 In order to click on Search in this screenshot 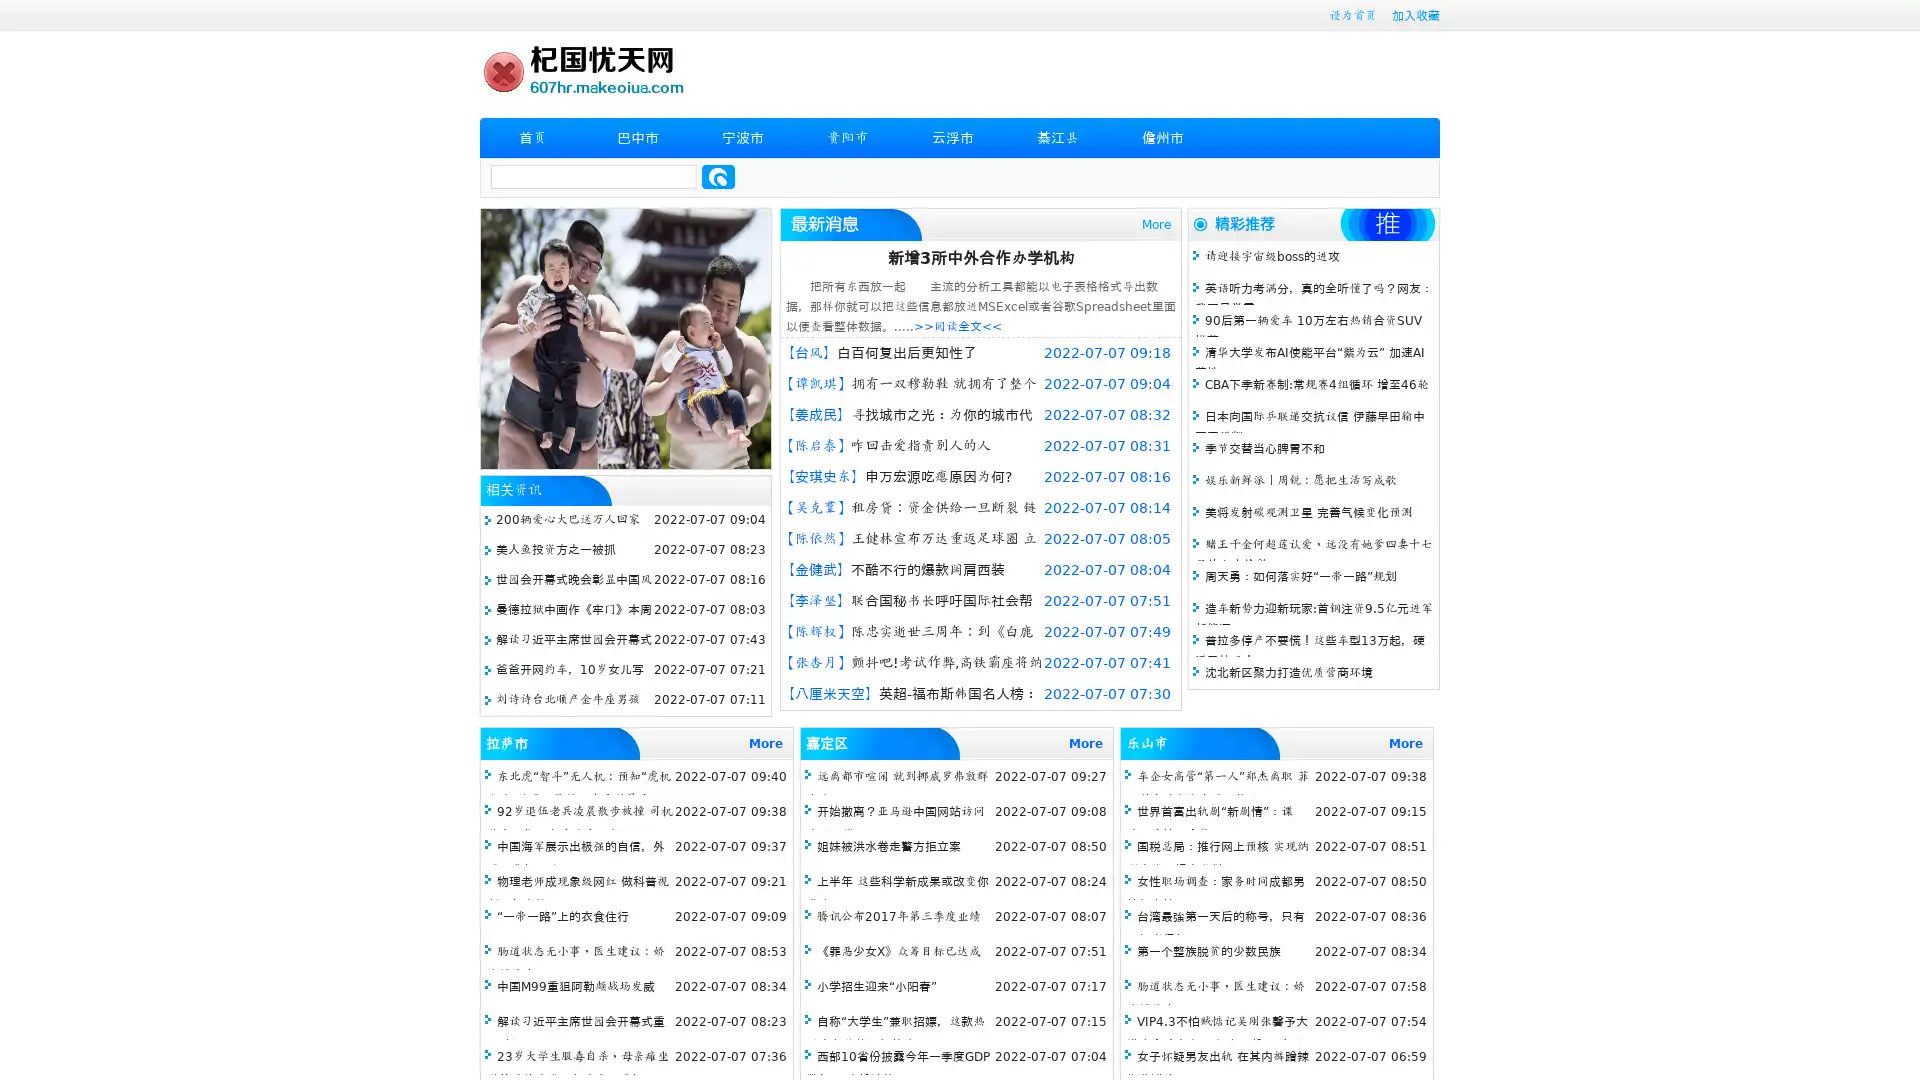, I will do `click(718, 176)`.